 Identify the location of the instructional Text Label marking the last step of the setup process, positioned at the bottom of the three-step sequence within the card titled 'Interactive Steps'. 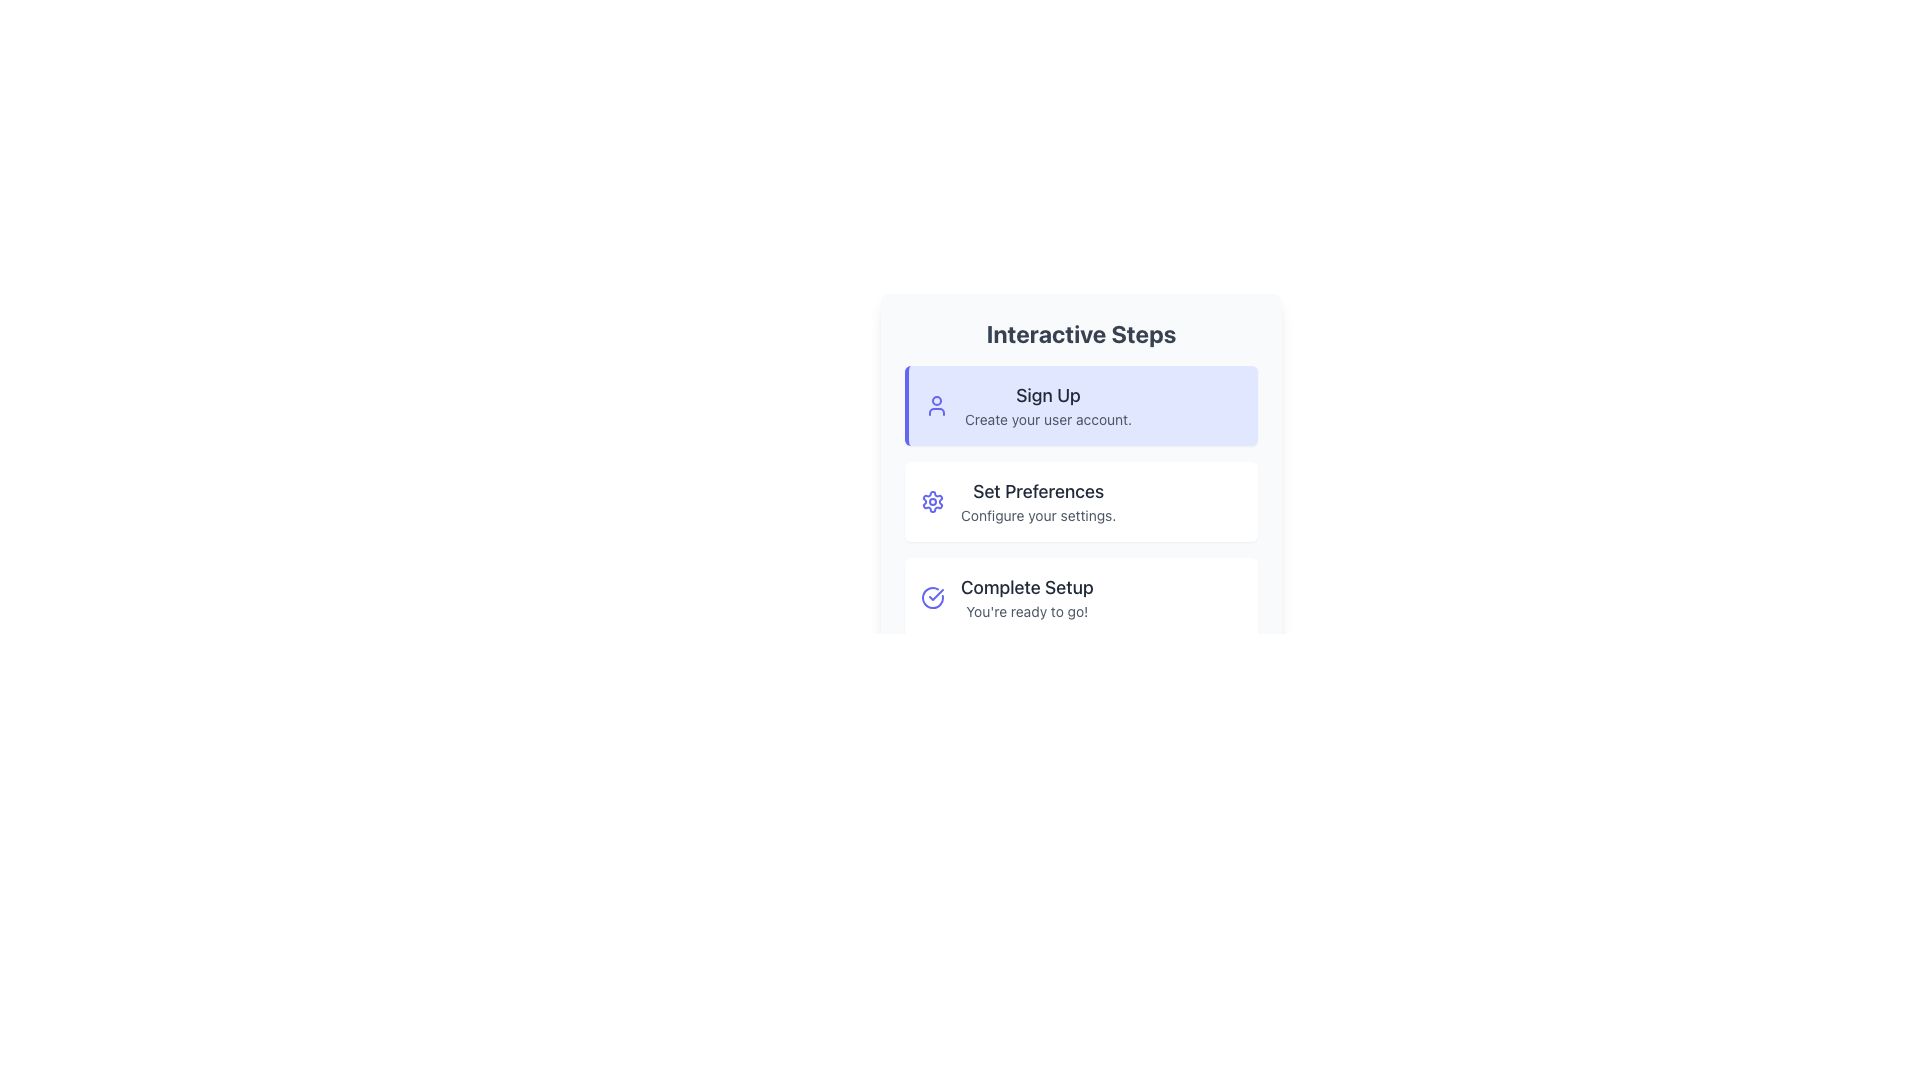
(1027, 586).